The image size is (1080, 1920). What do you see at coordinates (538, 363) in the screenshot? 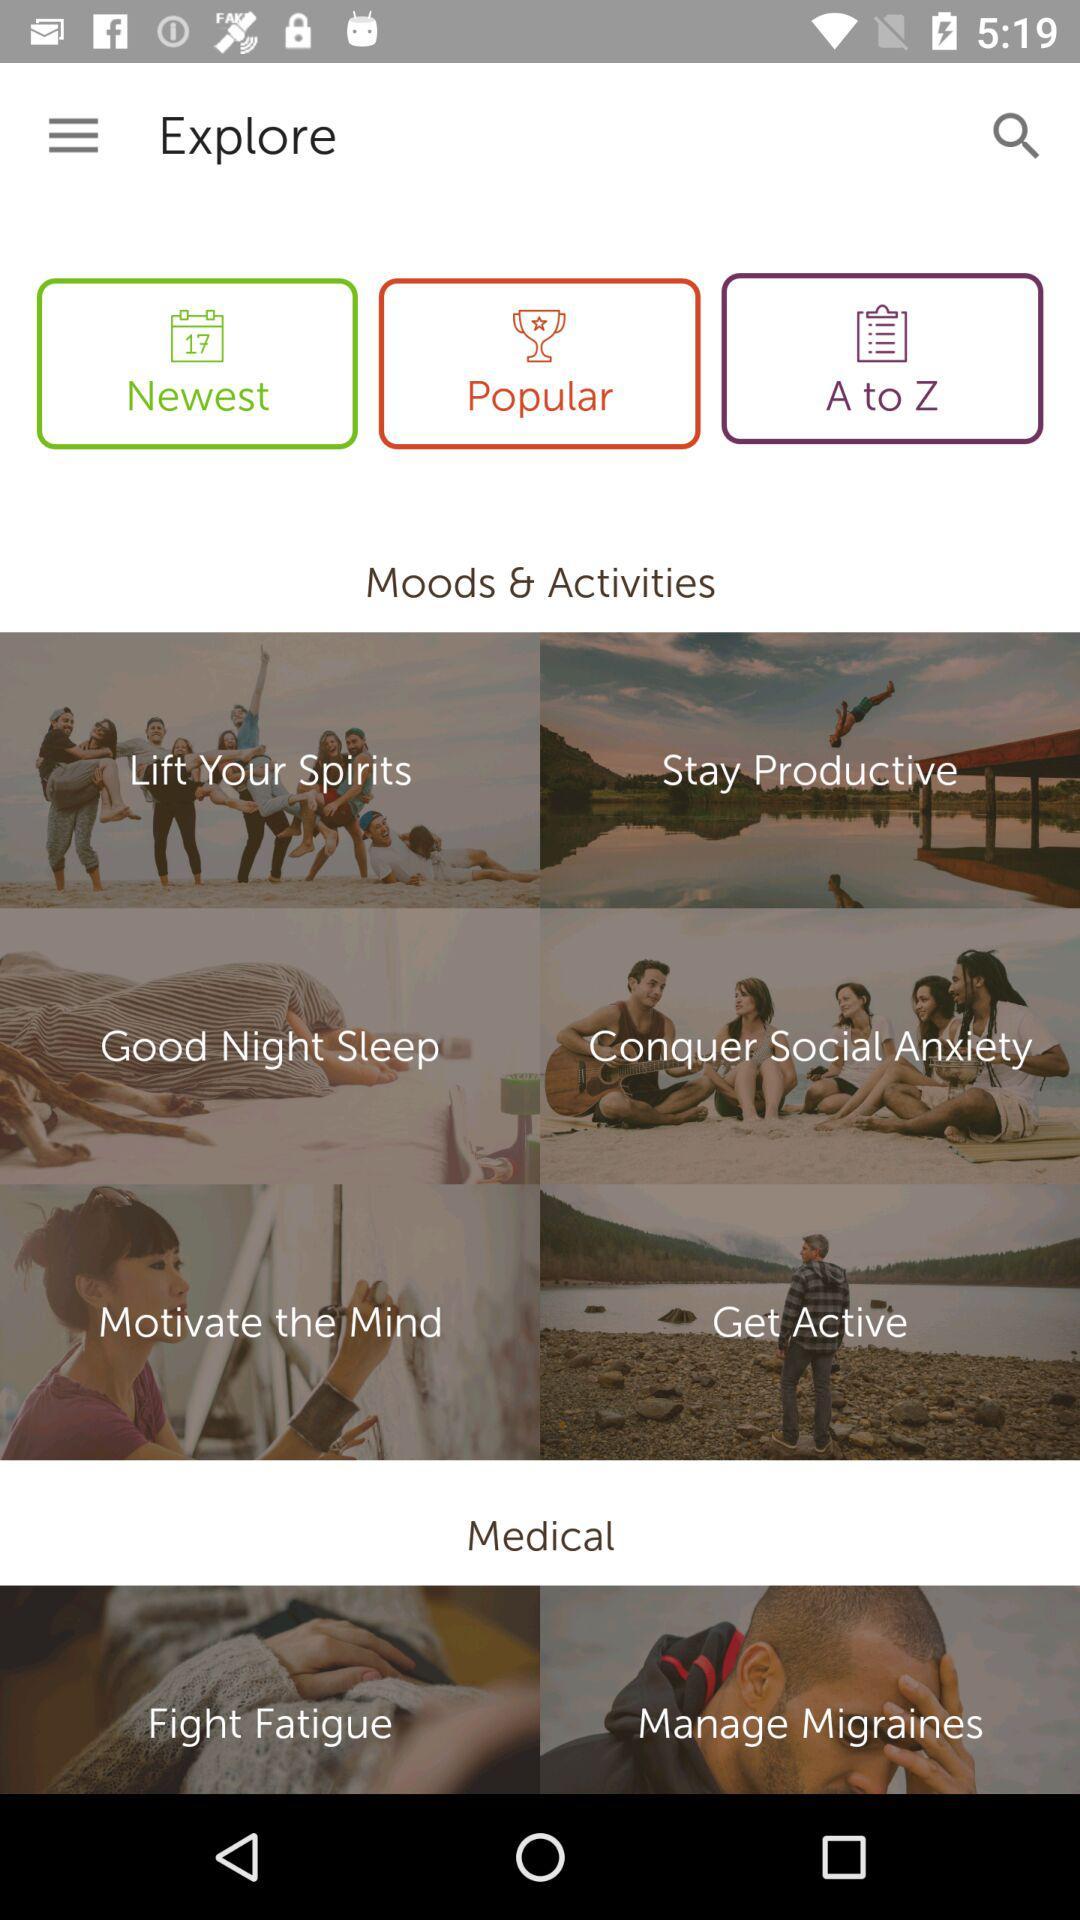
I see `the item next to newest item` at bounding box center [538, 363].